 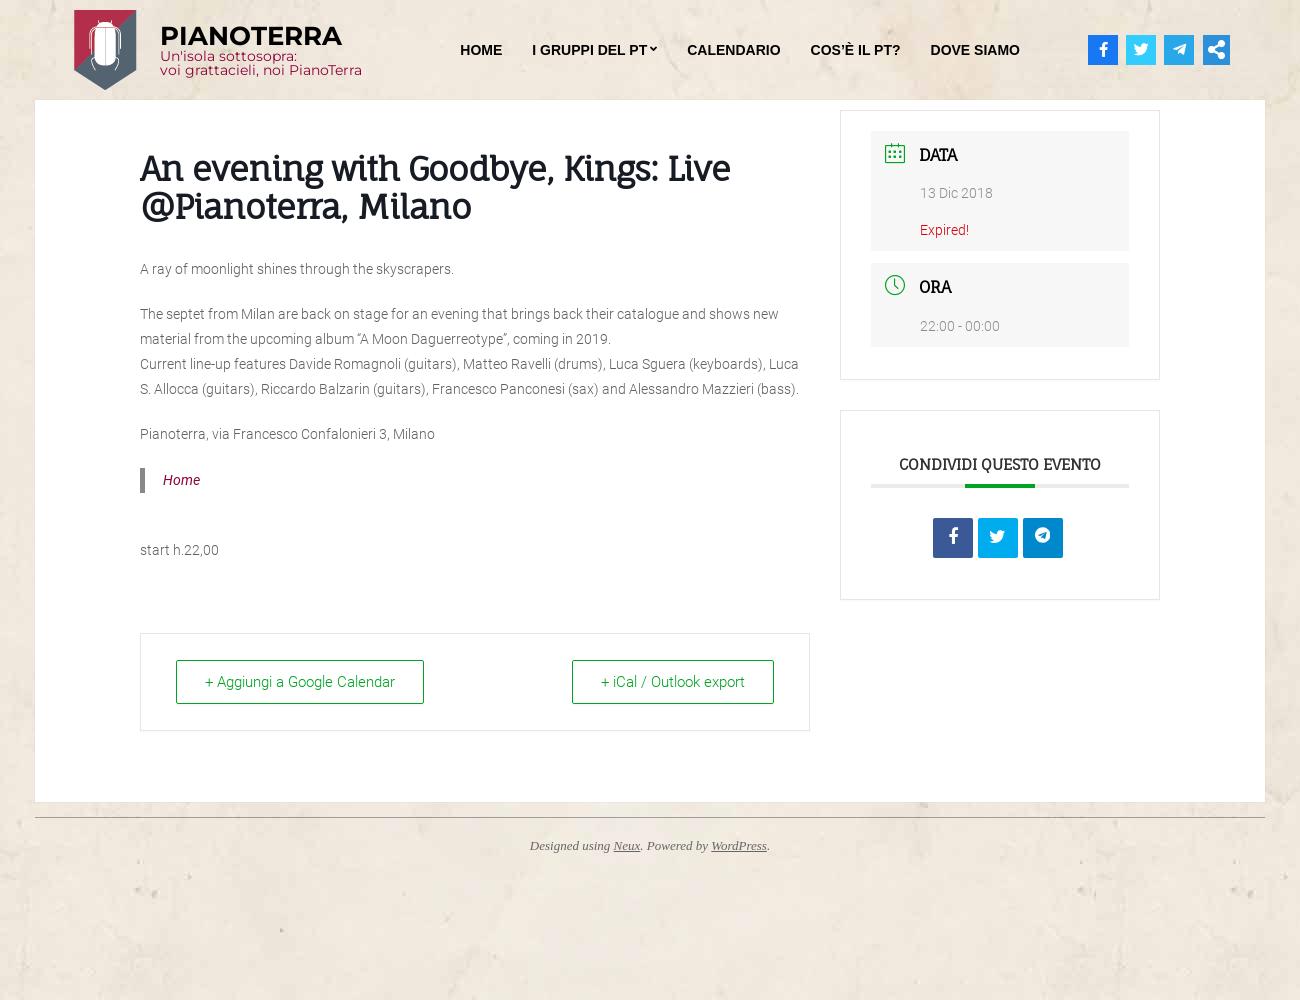 What do you see at coordinates (227, 56) in the screenshot?
I see `'Un'isola sottosopra:'` at bounding box center [227, 56].